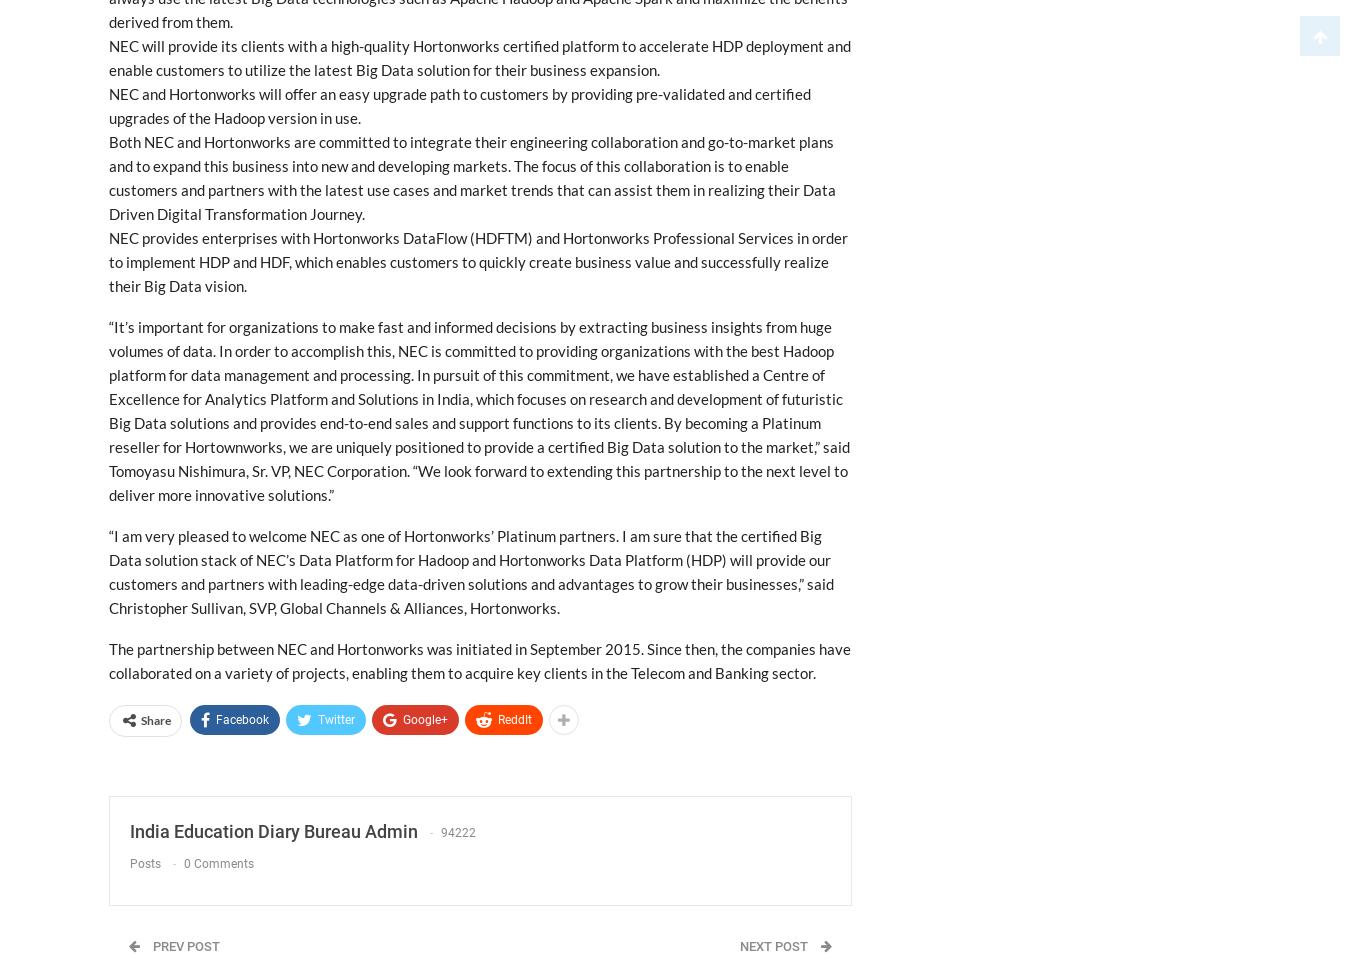 The image size is (1350, 967). I want to click on 'India Education Diary Bureau Admin', so click(273, 831).